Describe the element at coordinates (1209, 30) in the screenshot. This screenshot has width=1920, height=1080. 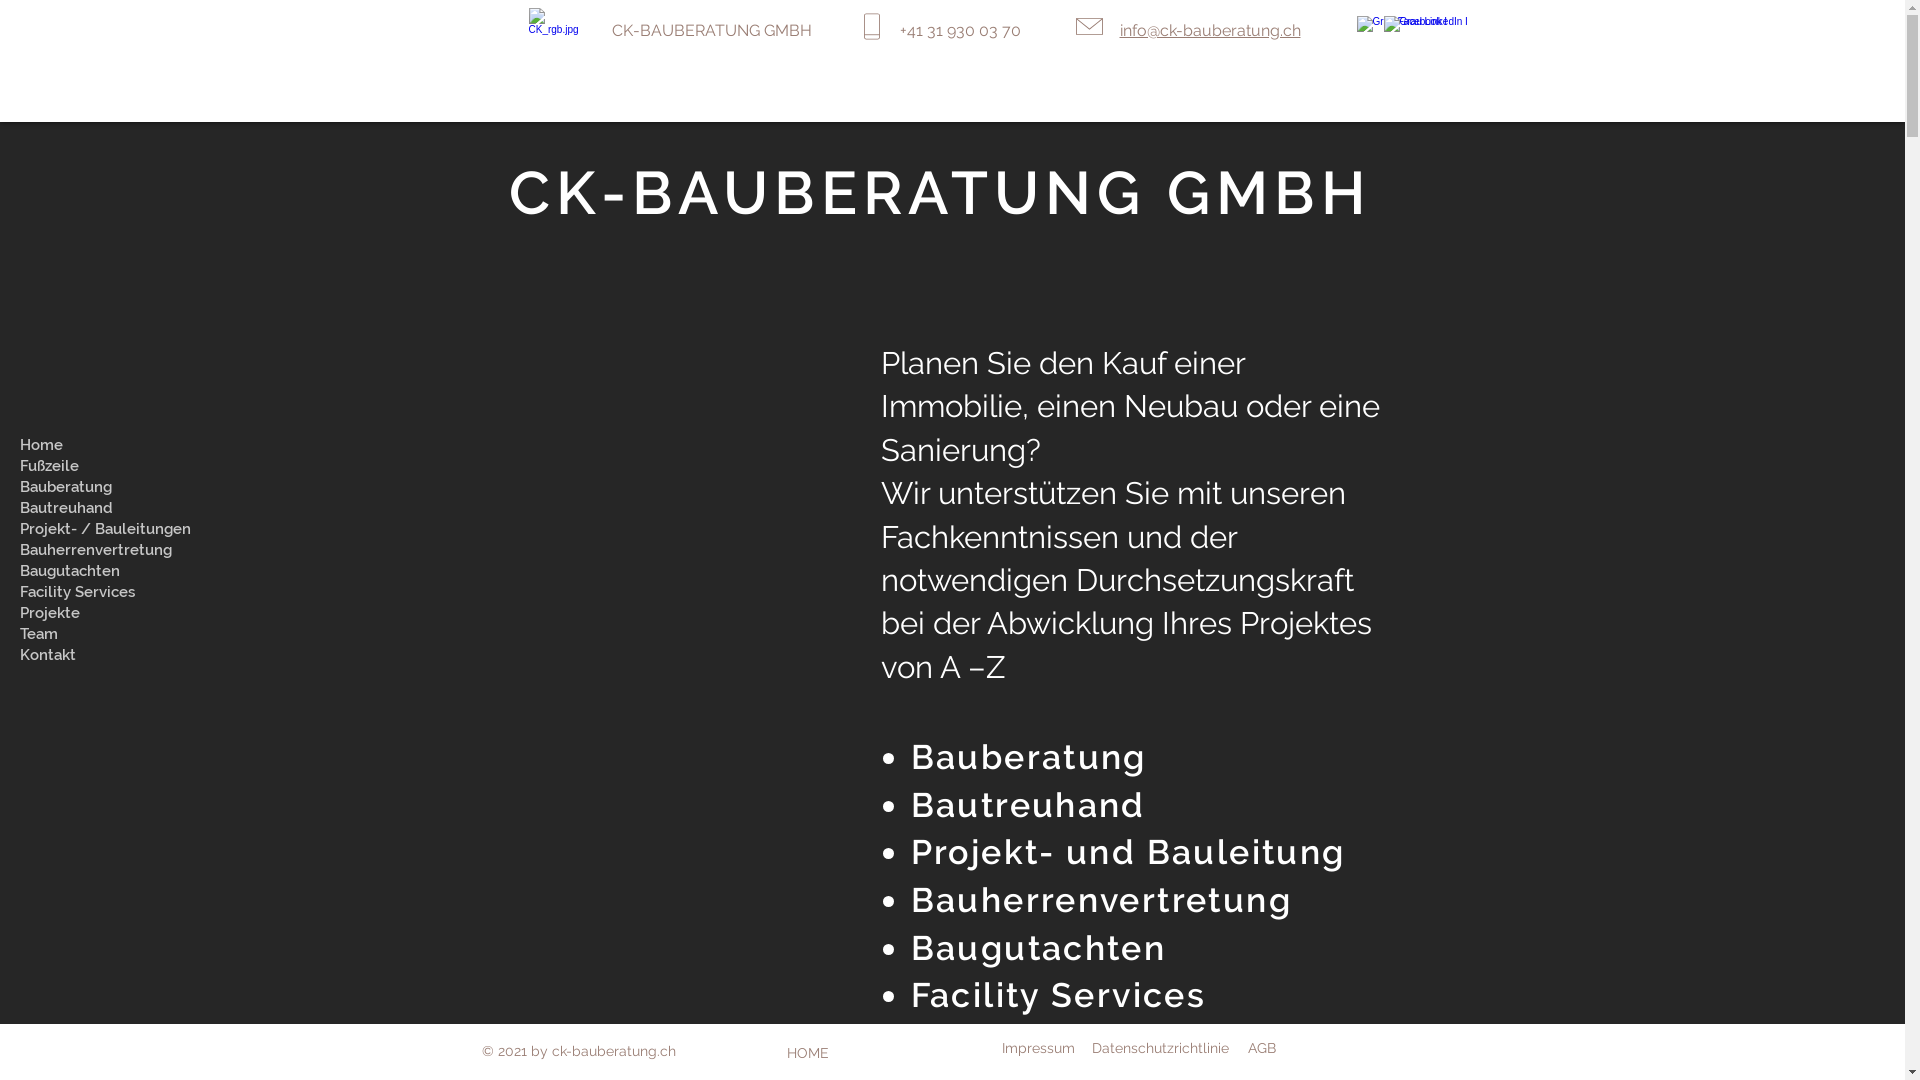
I see `'info@ck-bauberatung.ch'` at that location.